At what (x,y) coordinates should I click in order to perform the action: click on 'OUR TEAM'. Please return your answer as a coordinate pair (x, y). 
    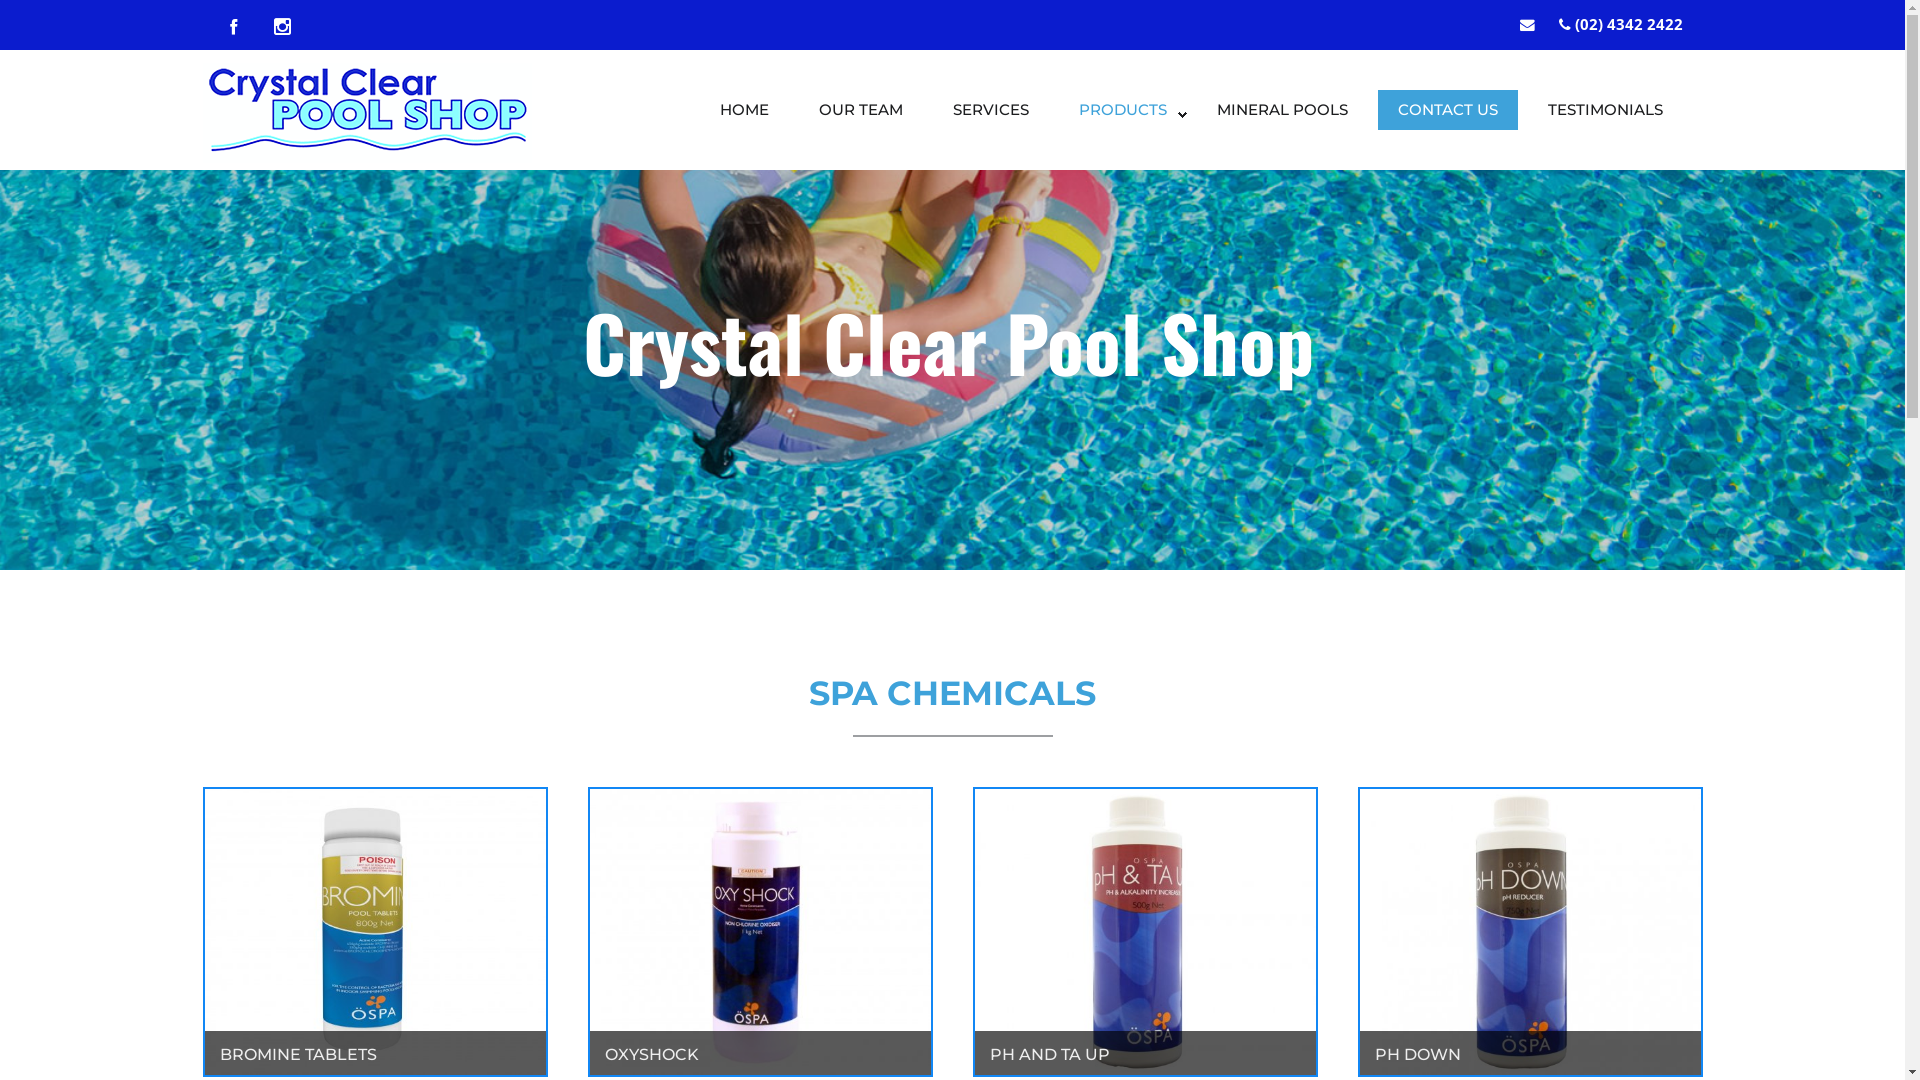
    Looking at the image, I should click on (859, 109).